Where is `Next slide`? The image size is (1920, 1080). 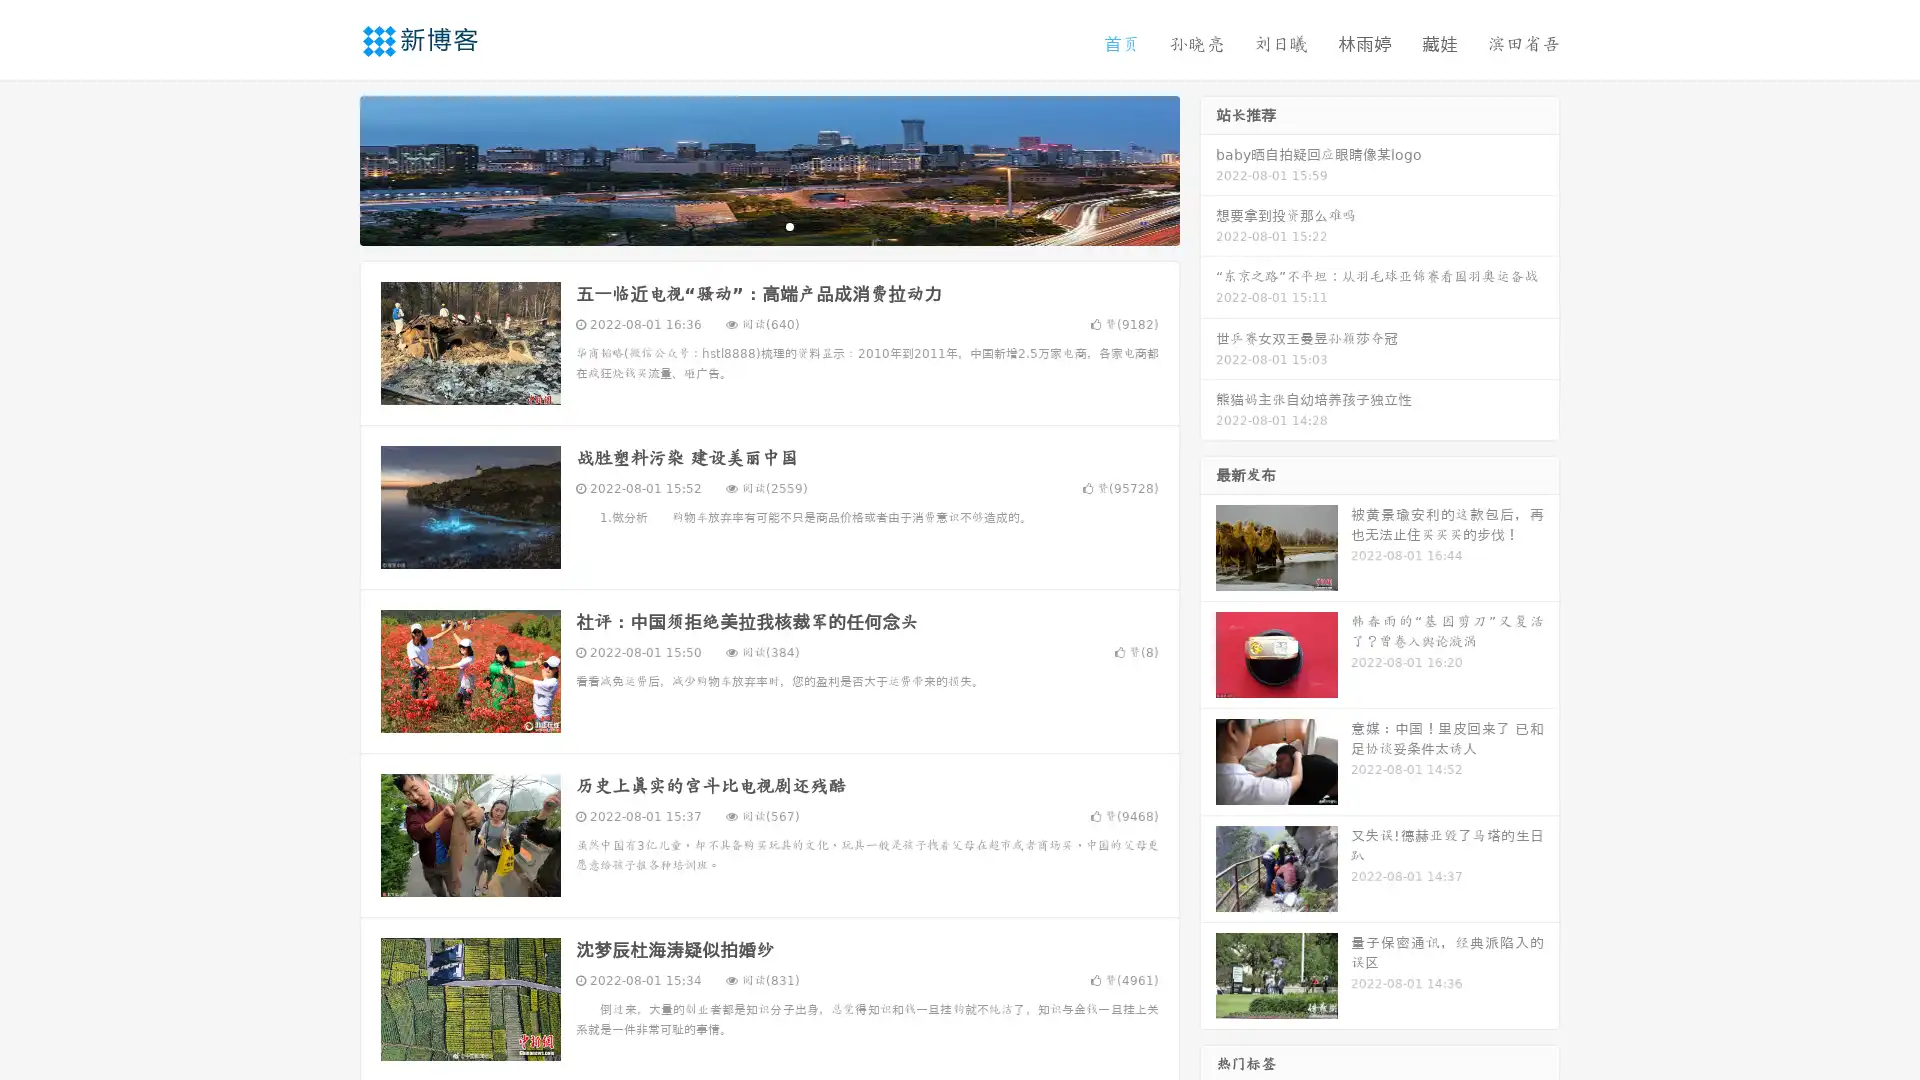 Next slide is located at coordinates (1208, 168).